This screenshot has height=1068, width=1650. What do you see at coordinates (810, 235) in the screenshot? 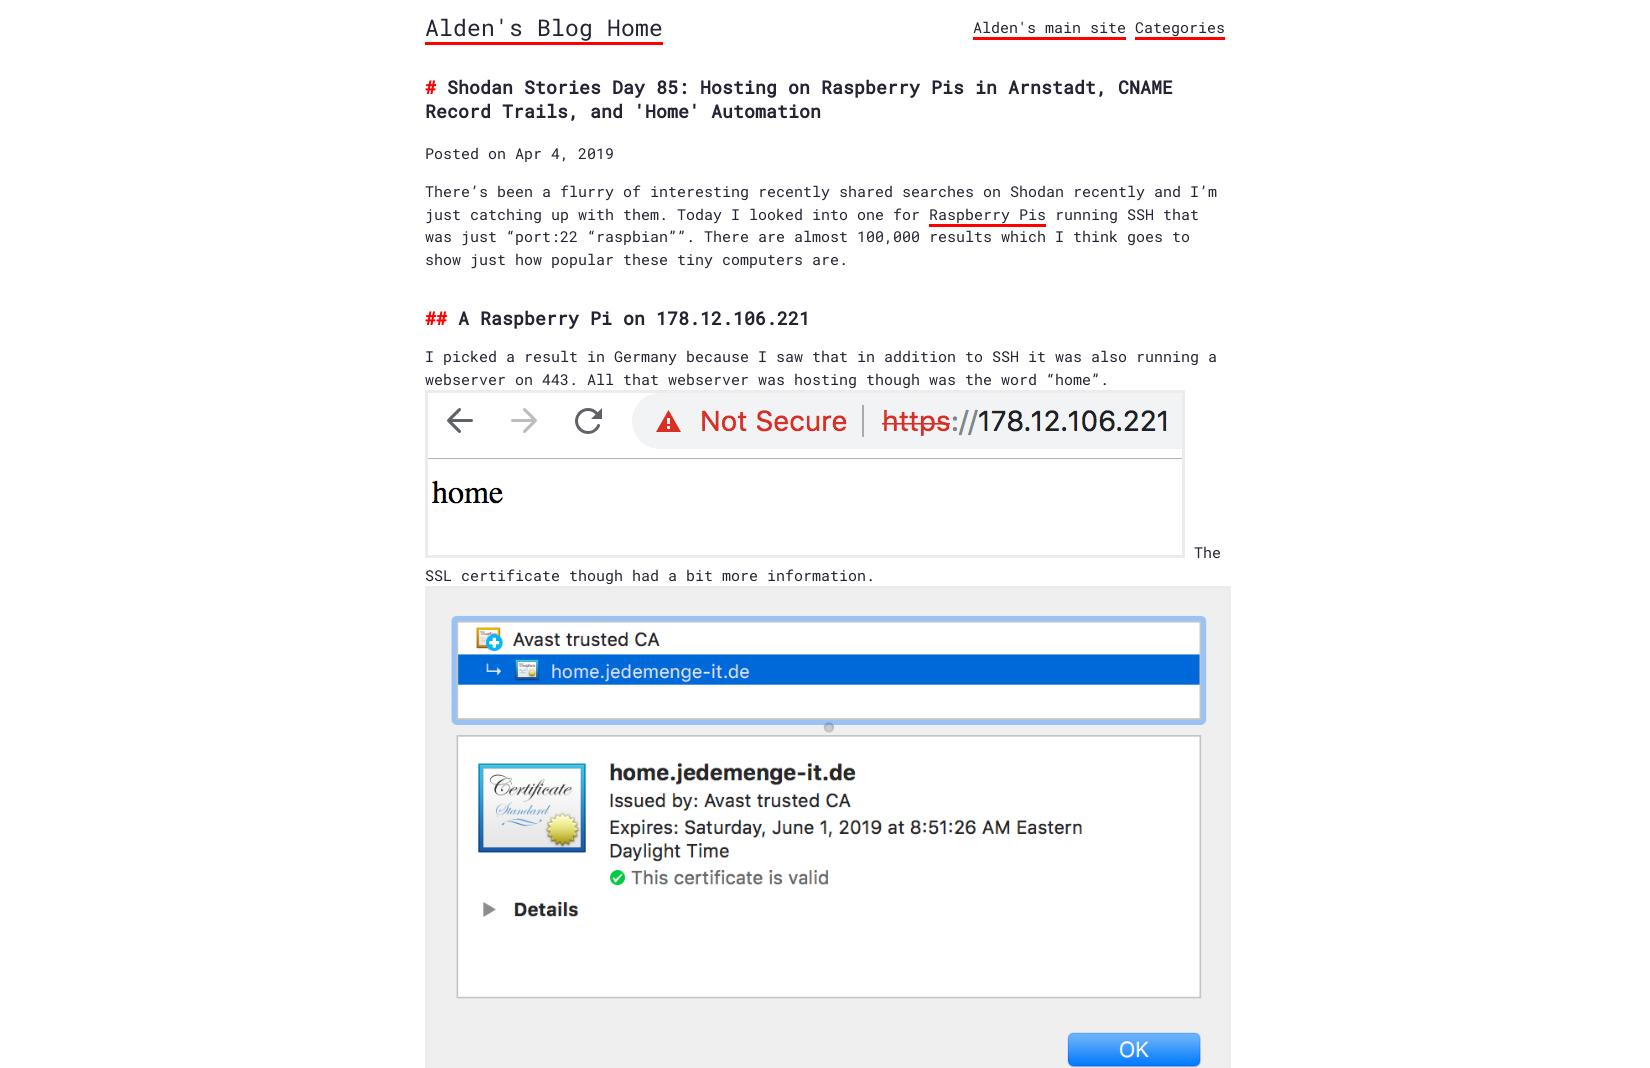
I see `'running SSH that was just “port:22 “raspbian””. There are almost 100,000 results which I think goes to show just how popular these tiny computers are.'` at bounding box center [810, 235].